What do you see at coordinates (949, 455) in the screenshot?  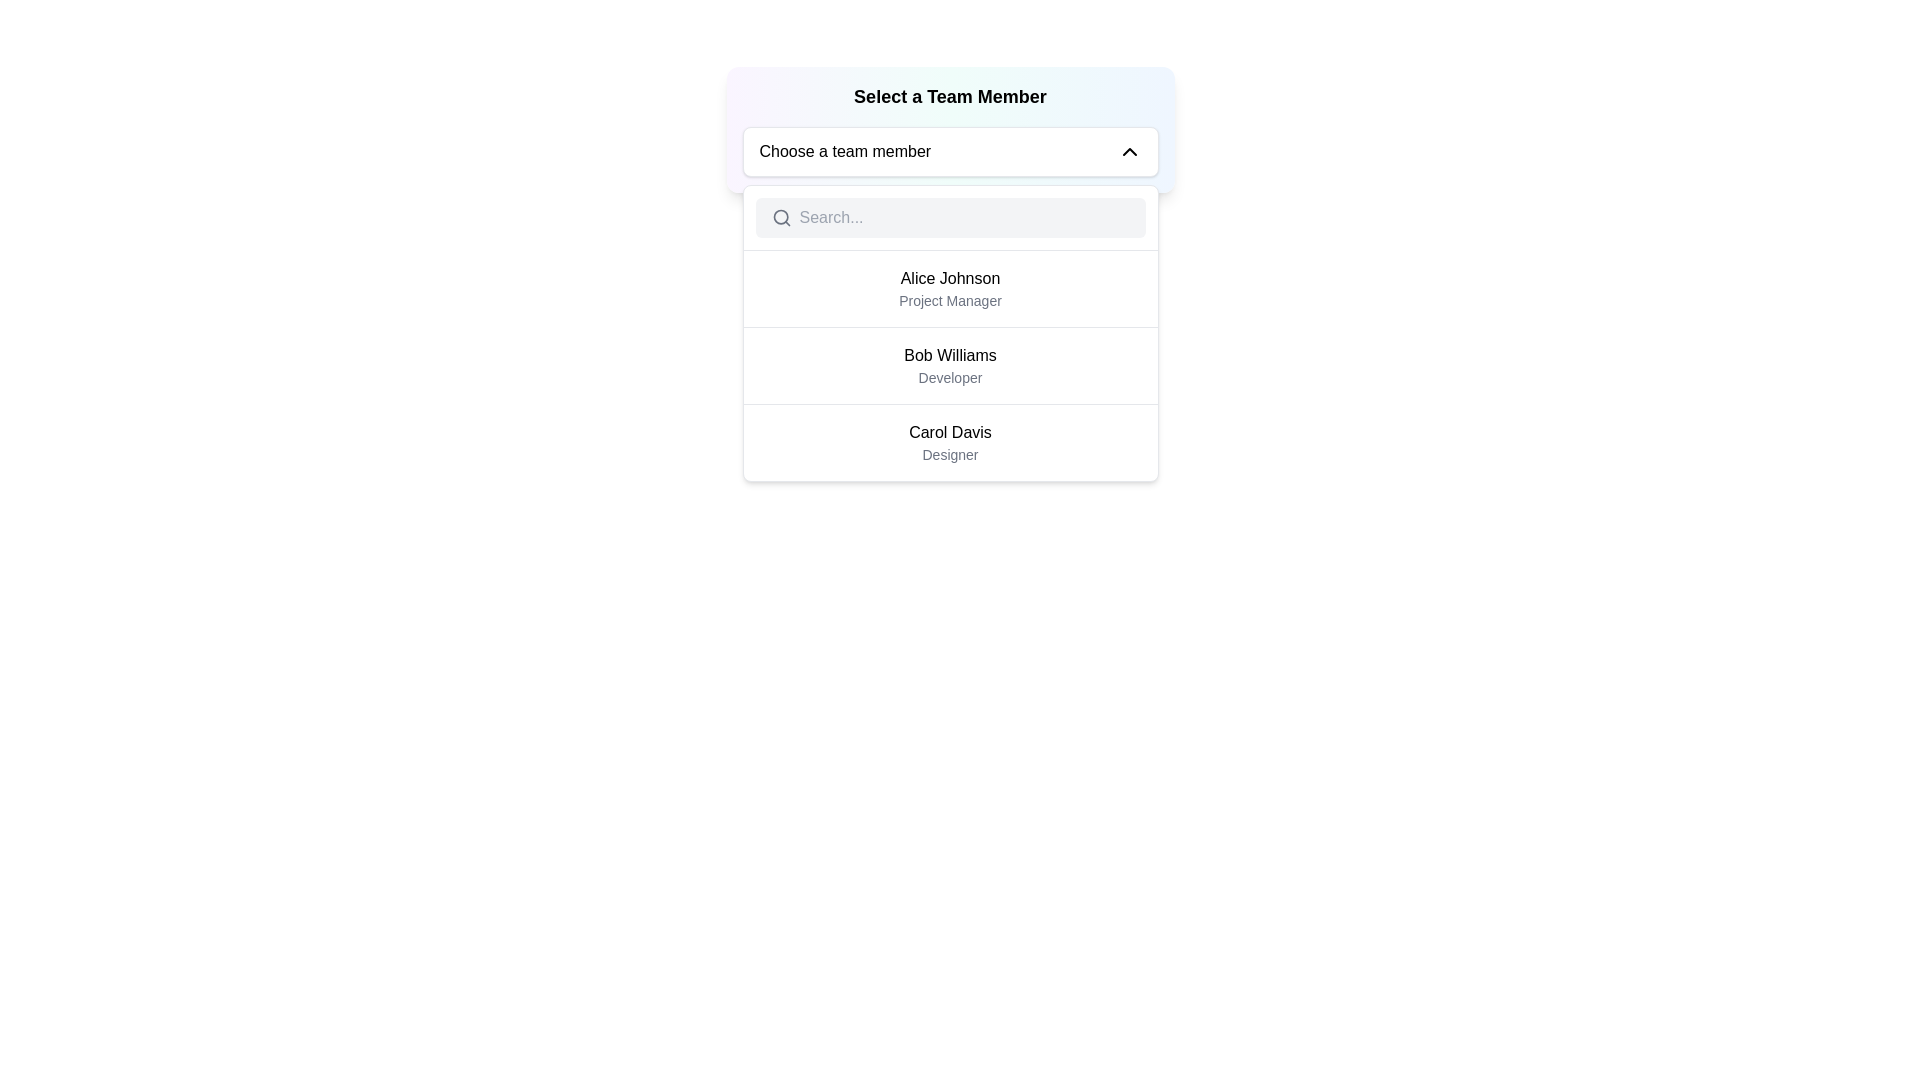 I see `text content of the job title label located below the 'Carol Davis' text label in the dropdown list` at bounding box center [949, 455].